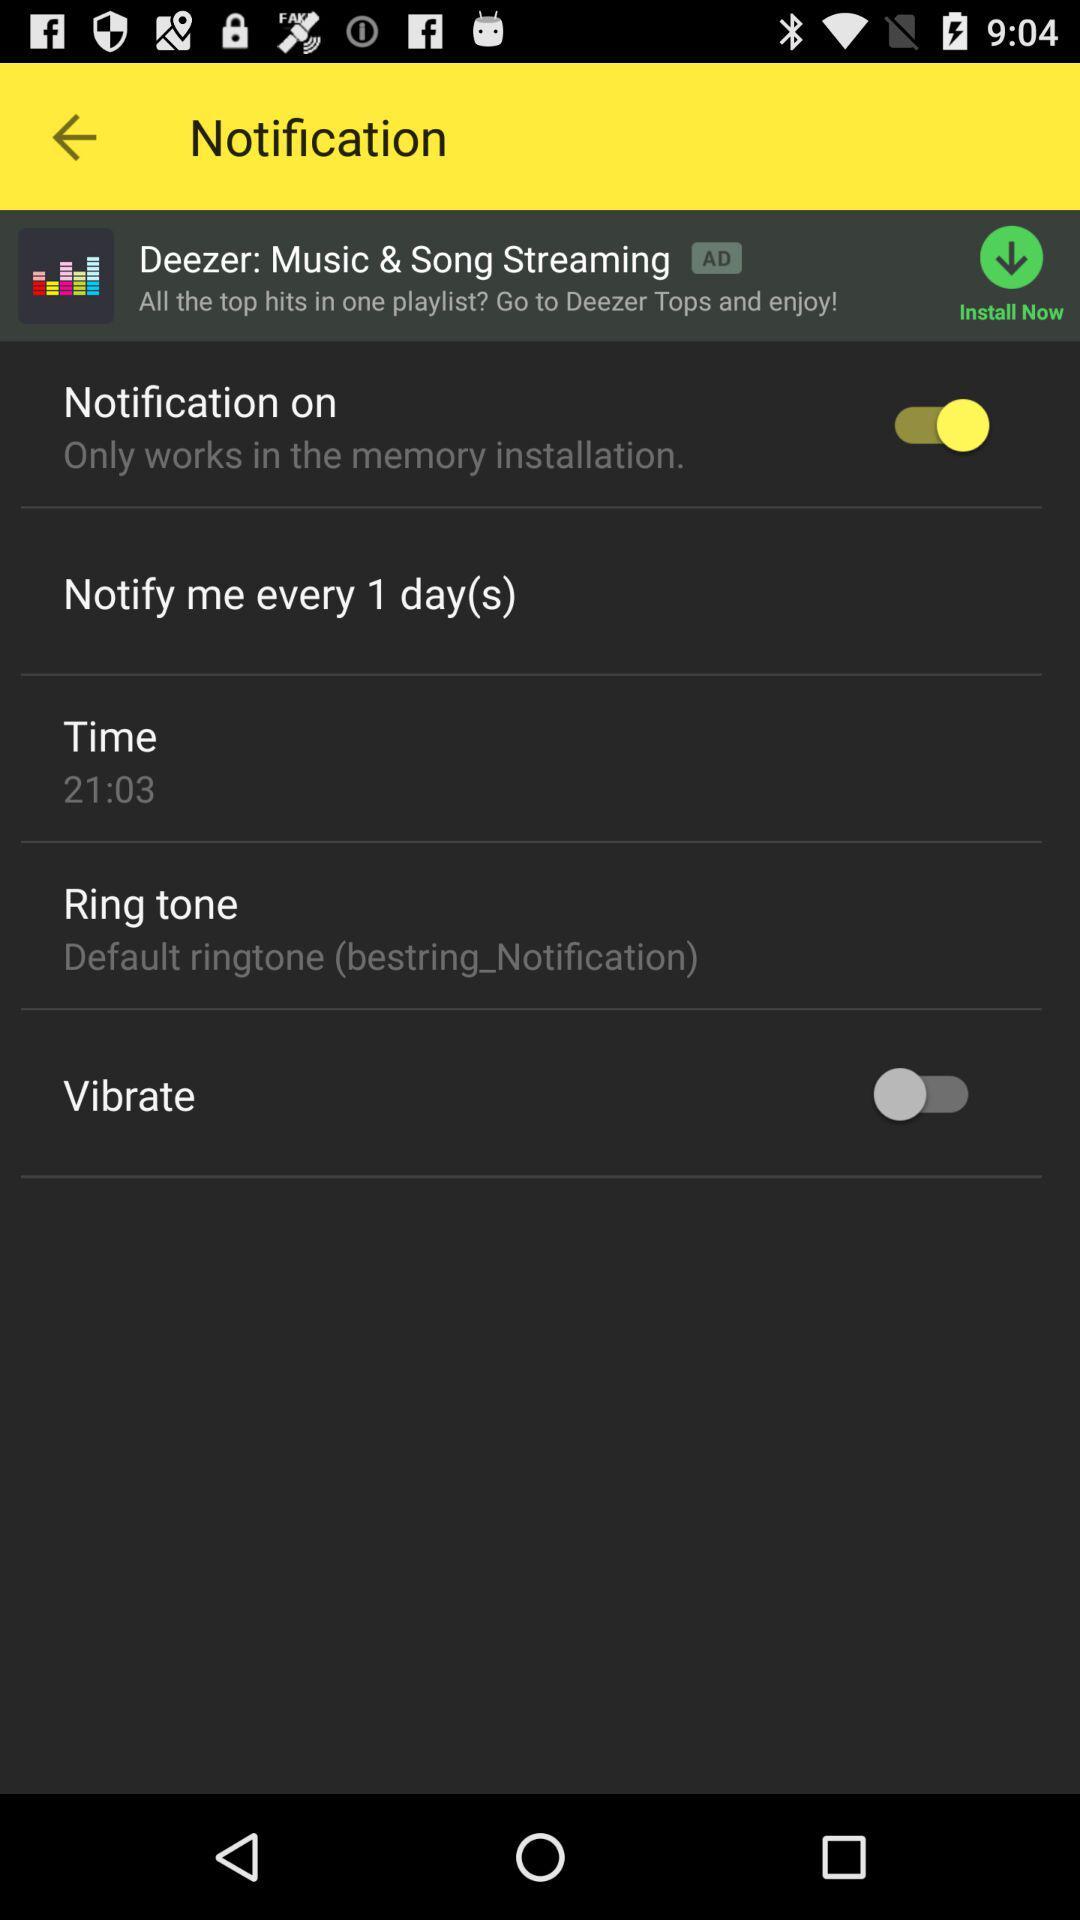 The width and height of the screenshot is (1080, 1920). Describe the element at coordinates (439, 257) in the screenshot. I see `the item next to the install now icon` at that location.